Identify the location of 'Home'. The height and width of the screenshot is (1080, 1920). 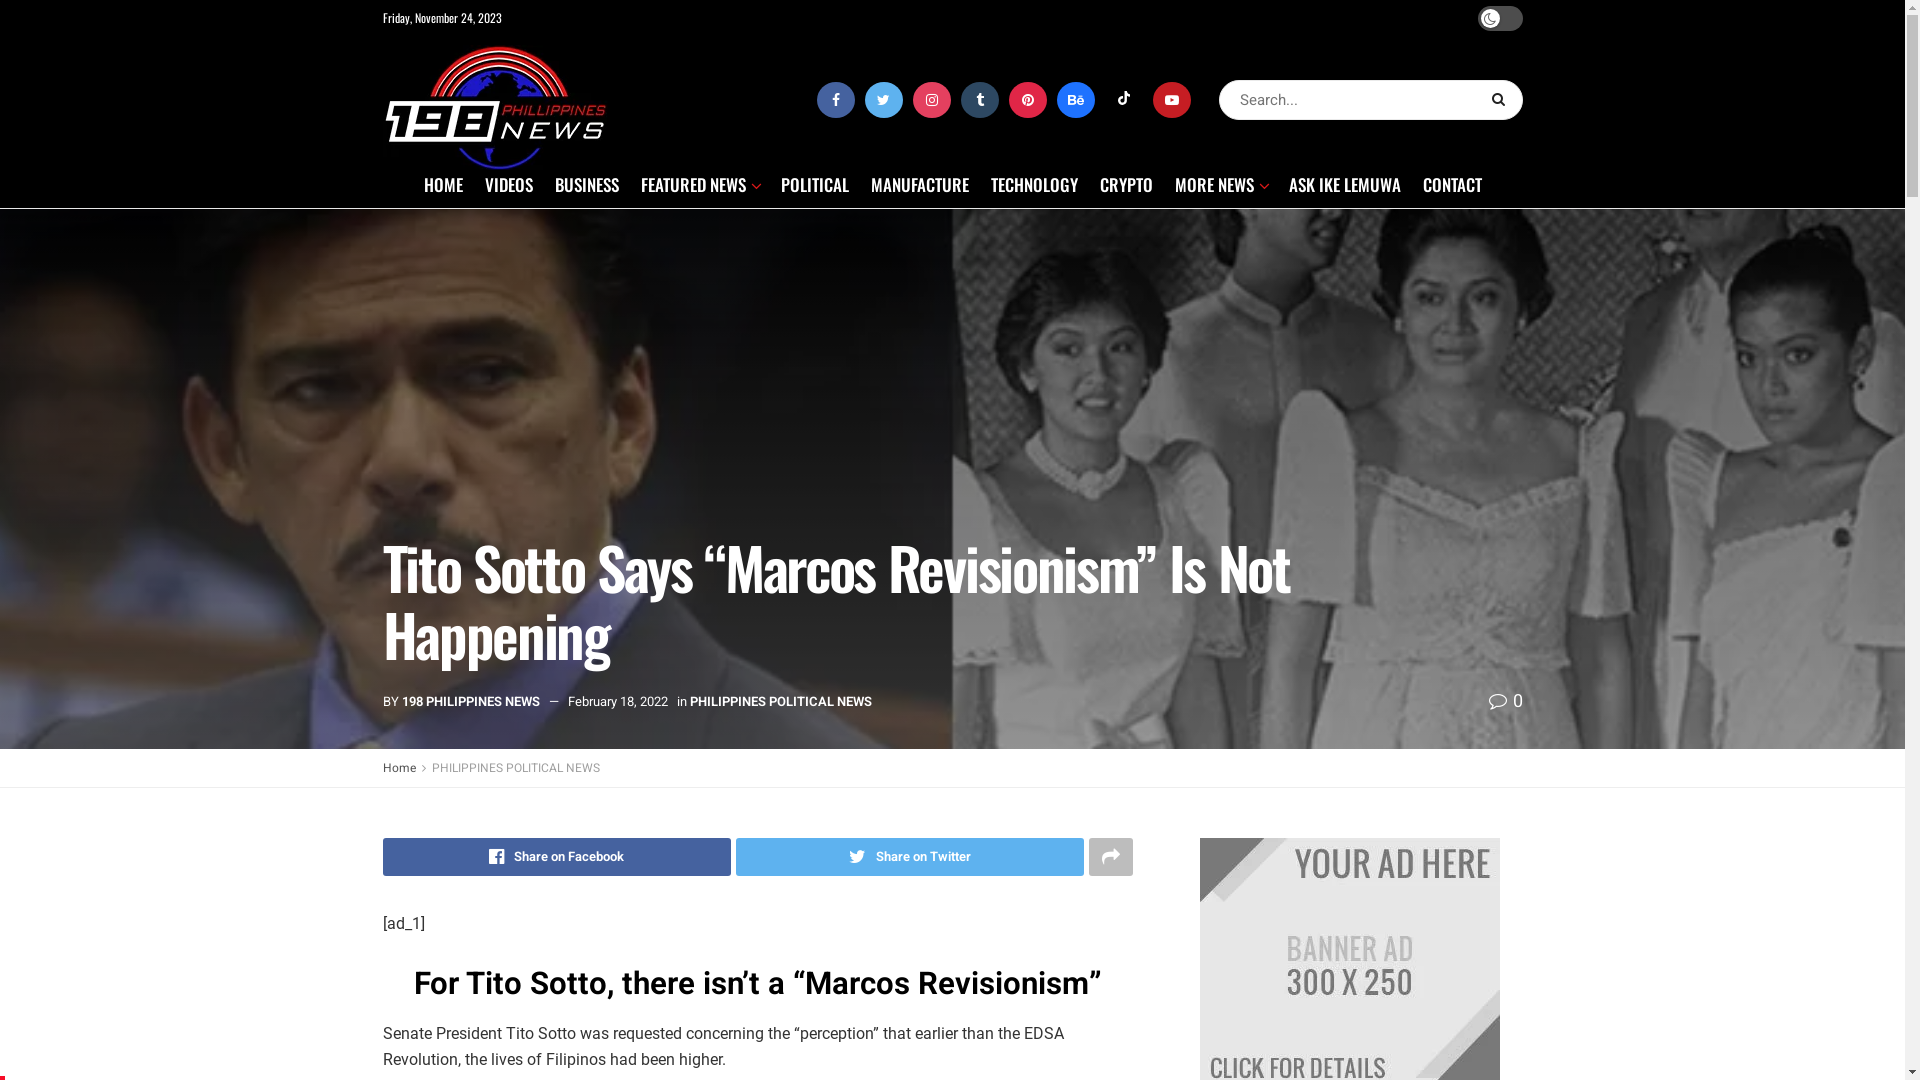
(382, 766).